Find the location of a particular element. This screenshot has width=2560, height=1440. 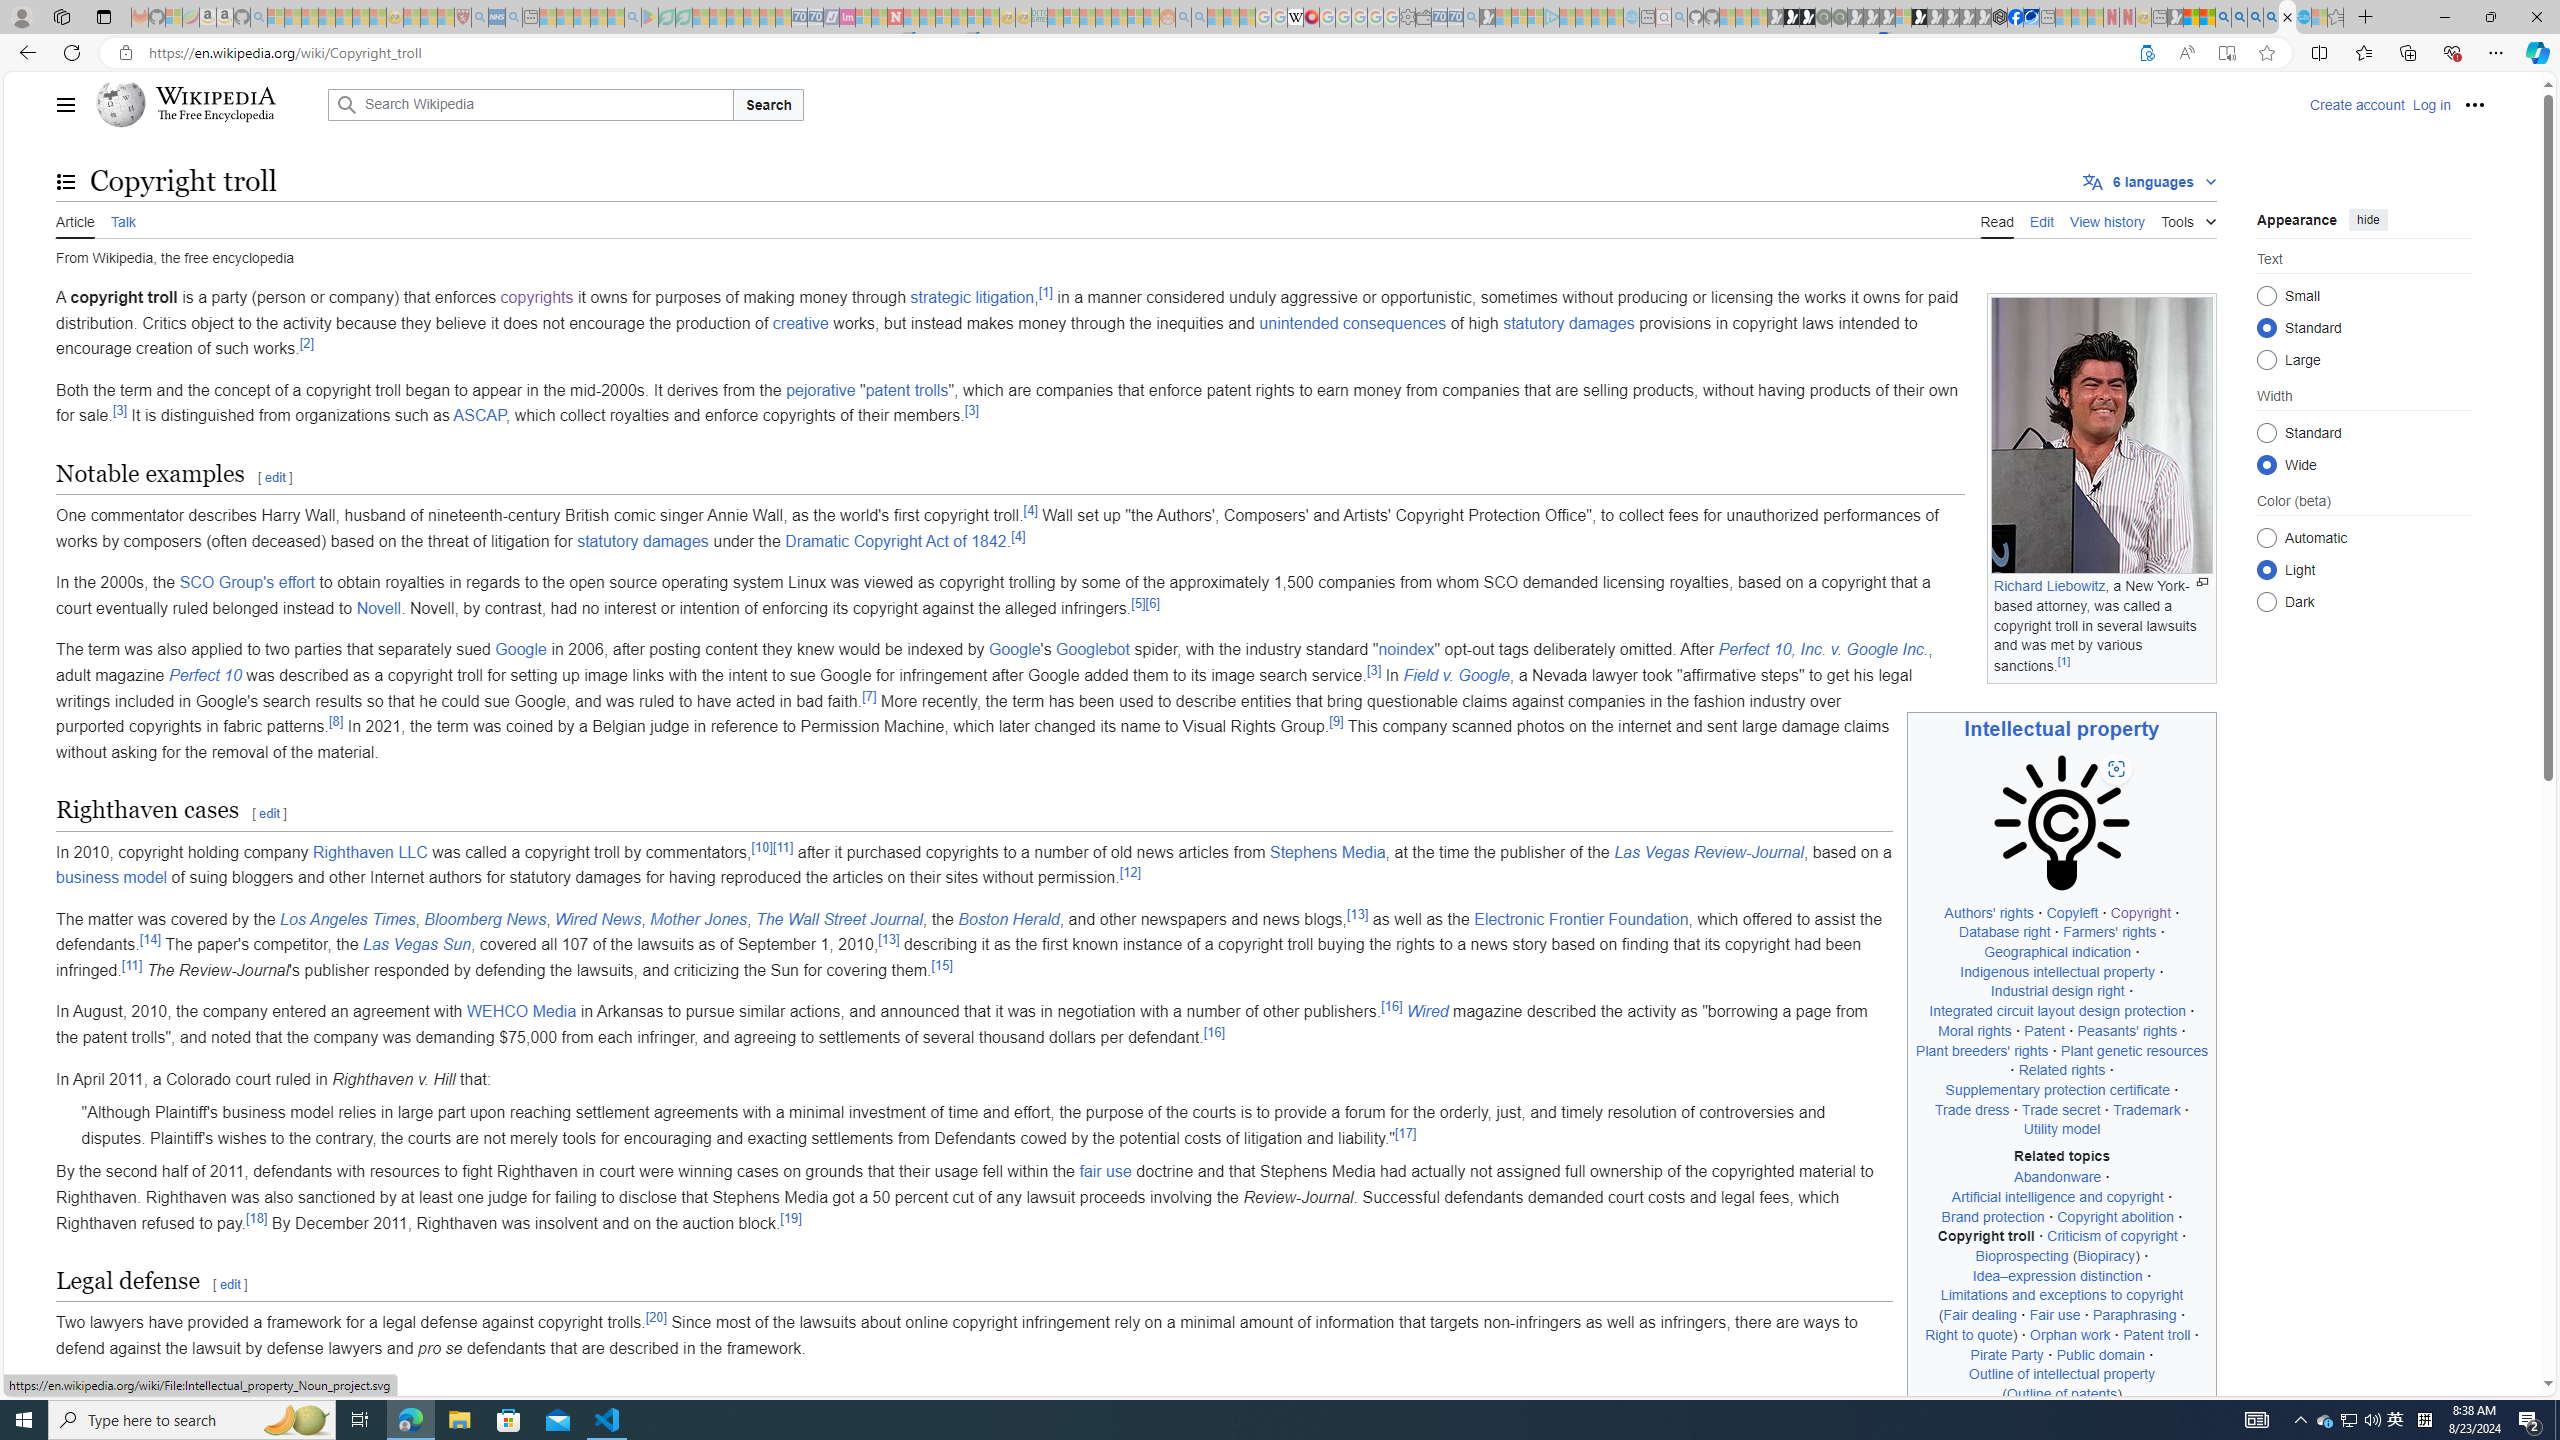

'Geographical indication' is located at coordinates (2058, 951).